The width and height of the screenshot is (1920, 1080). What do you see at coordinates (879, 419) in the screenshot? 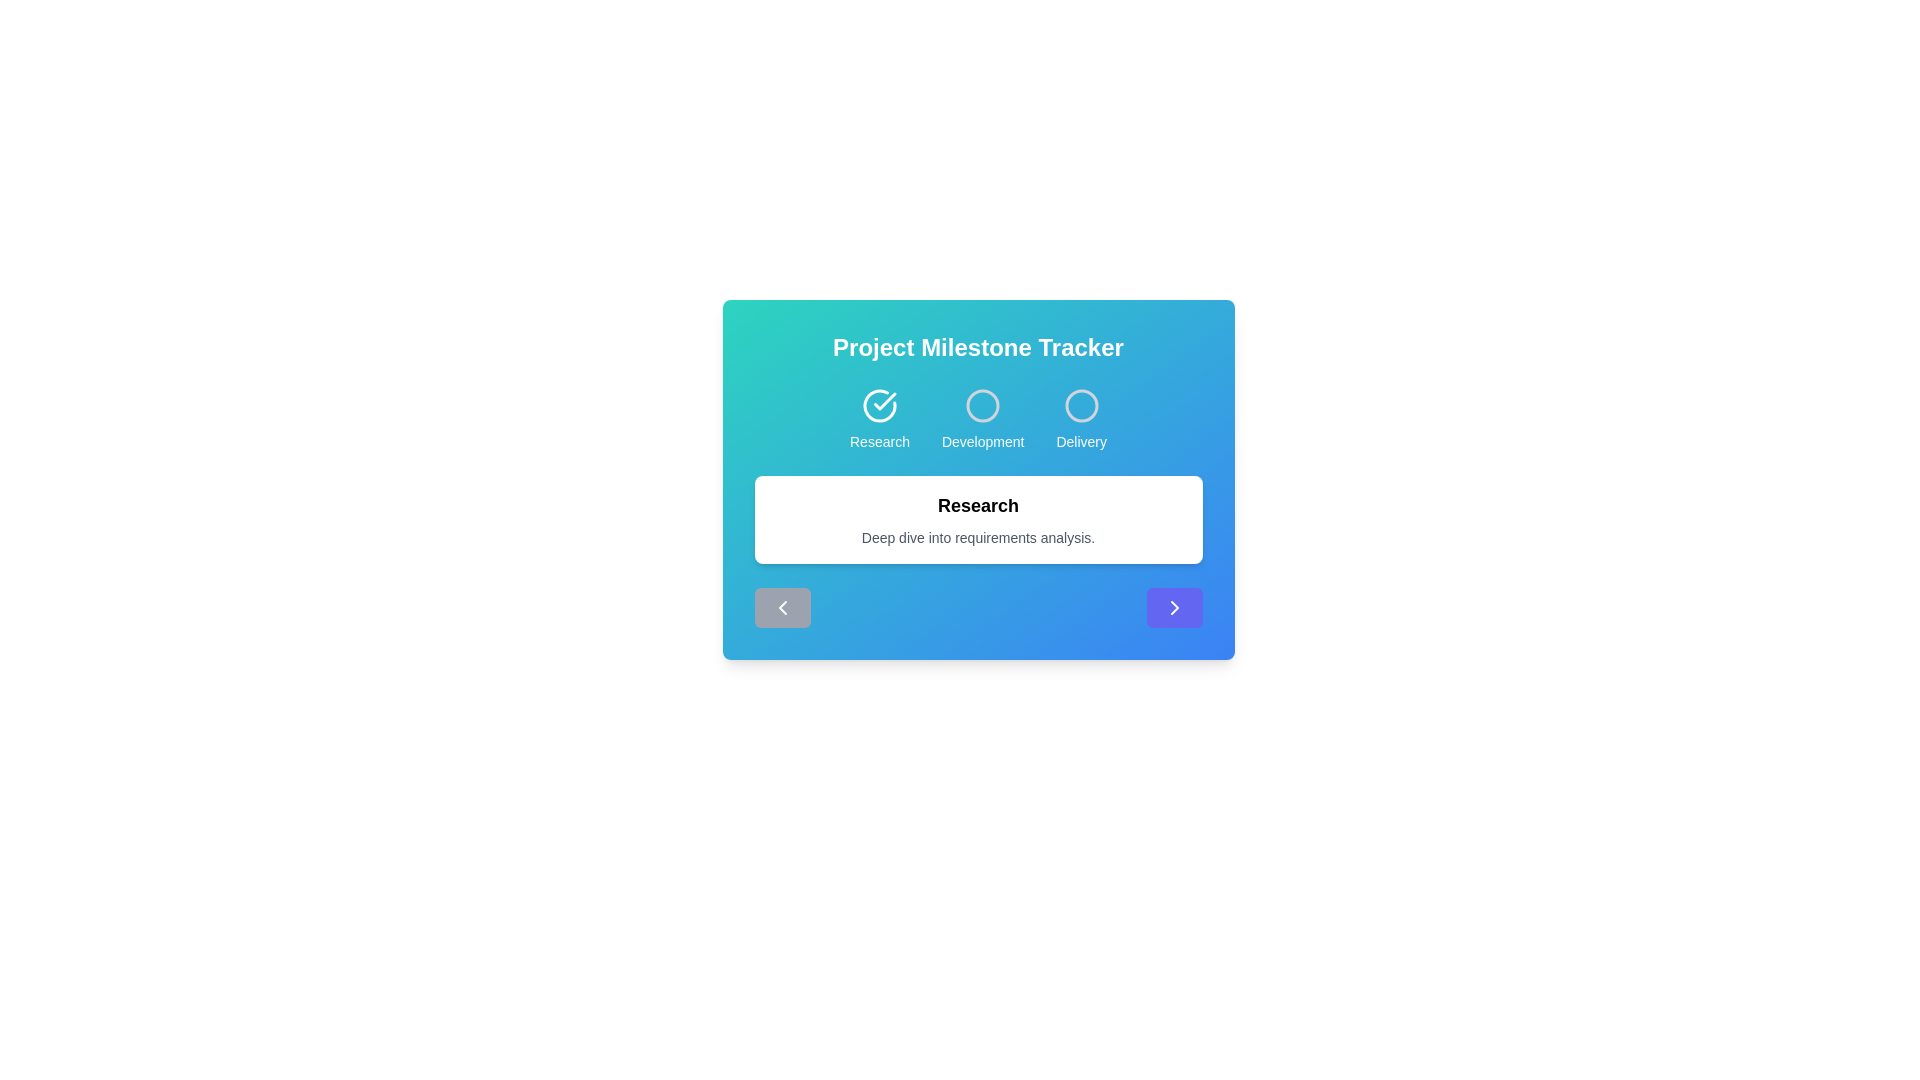
I see `the 'Research' milestone icon located at the top-left section of the project tracking interface` at bounding box center [879, 419].